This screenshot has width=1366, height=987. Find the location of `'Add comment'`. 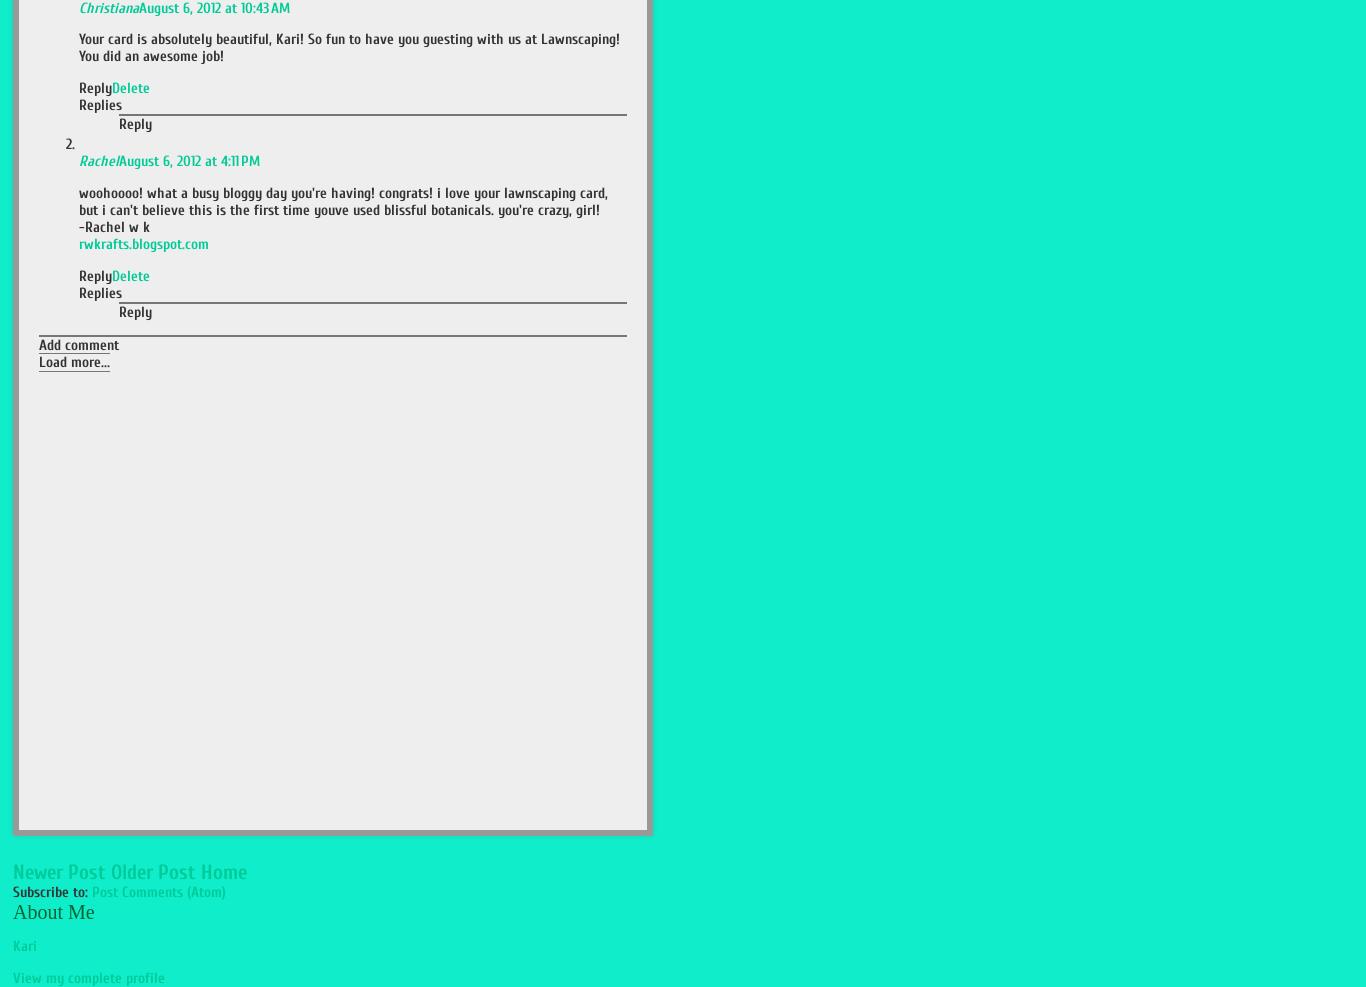

'Add comment' is located at coordinates (78, 344).